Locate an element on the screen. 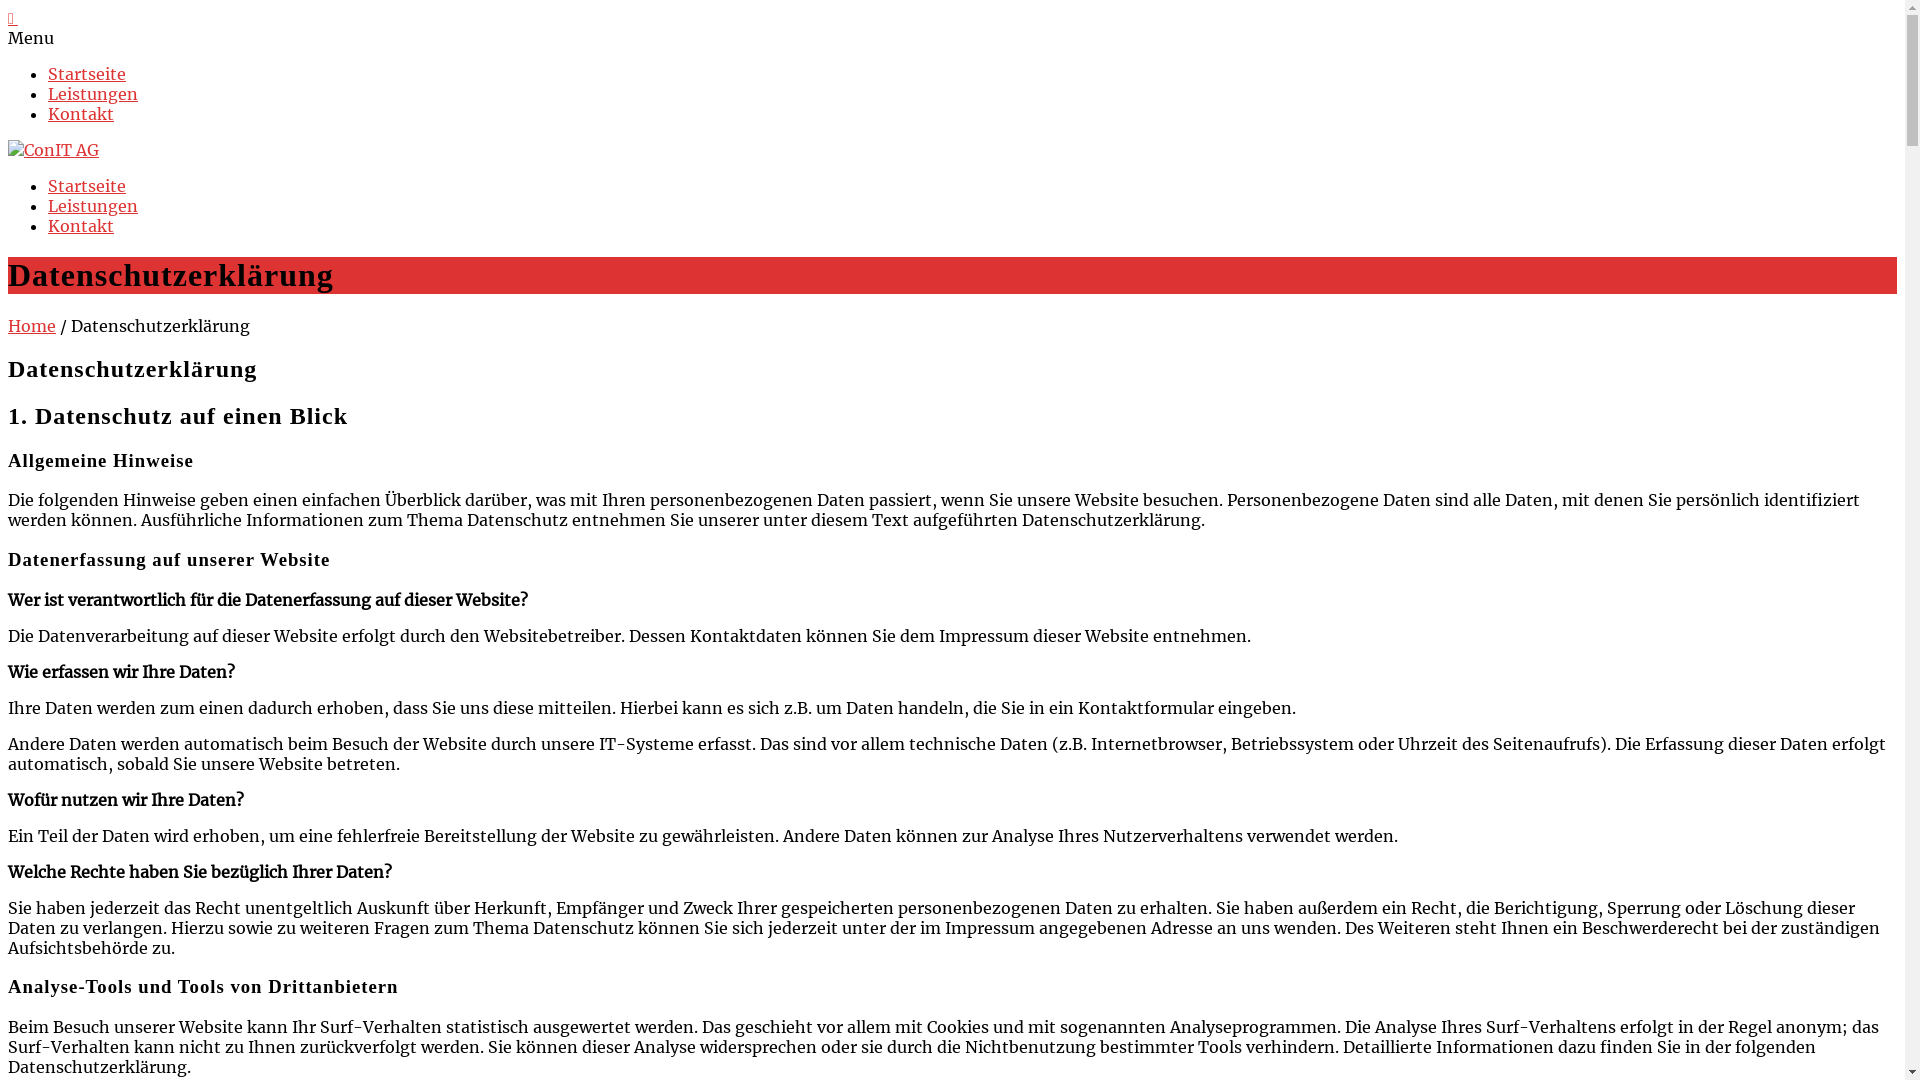  'Leistungen' is located at coordinates (91, 205).